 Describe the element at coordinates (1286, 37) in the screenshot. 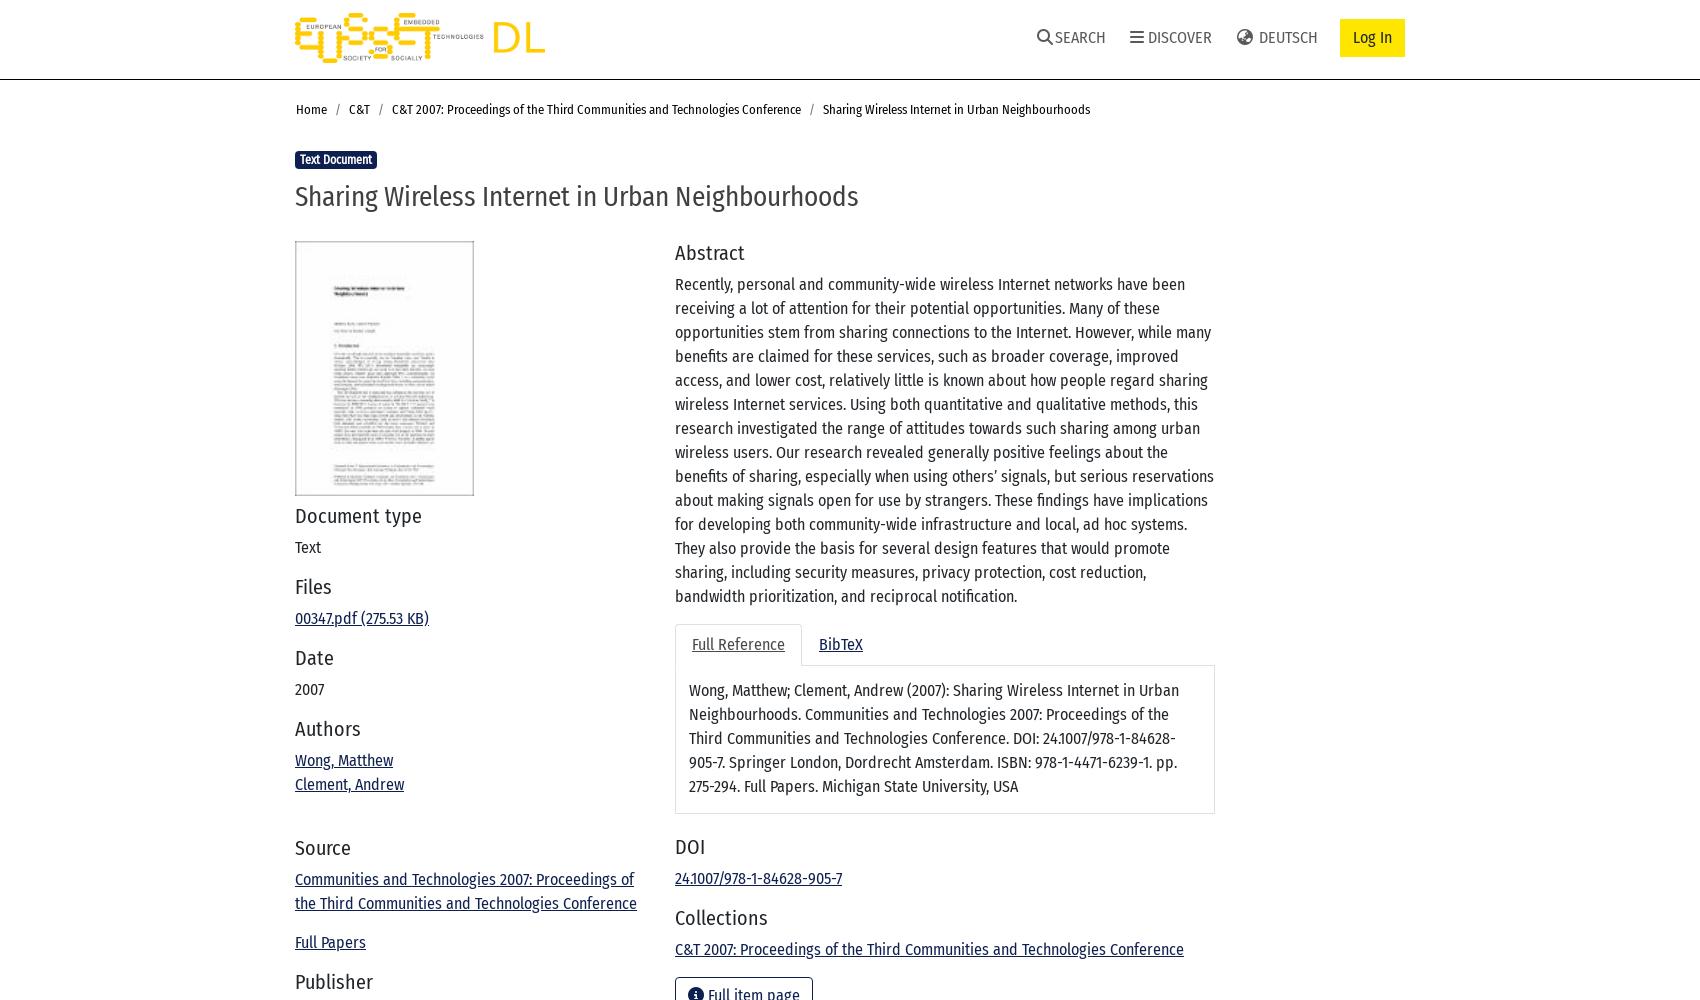

I see `'Deutsch'` at that location.